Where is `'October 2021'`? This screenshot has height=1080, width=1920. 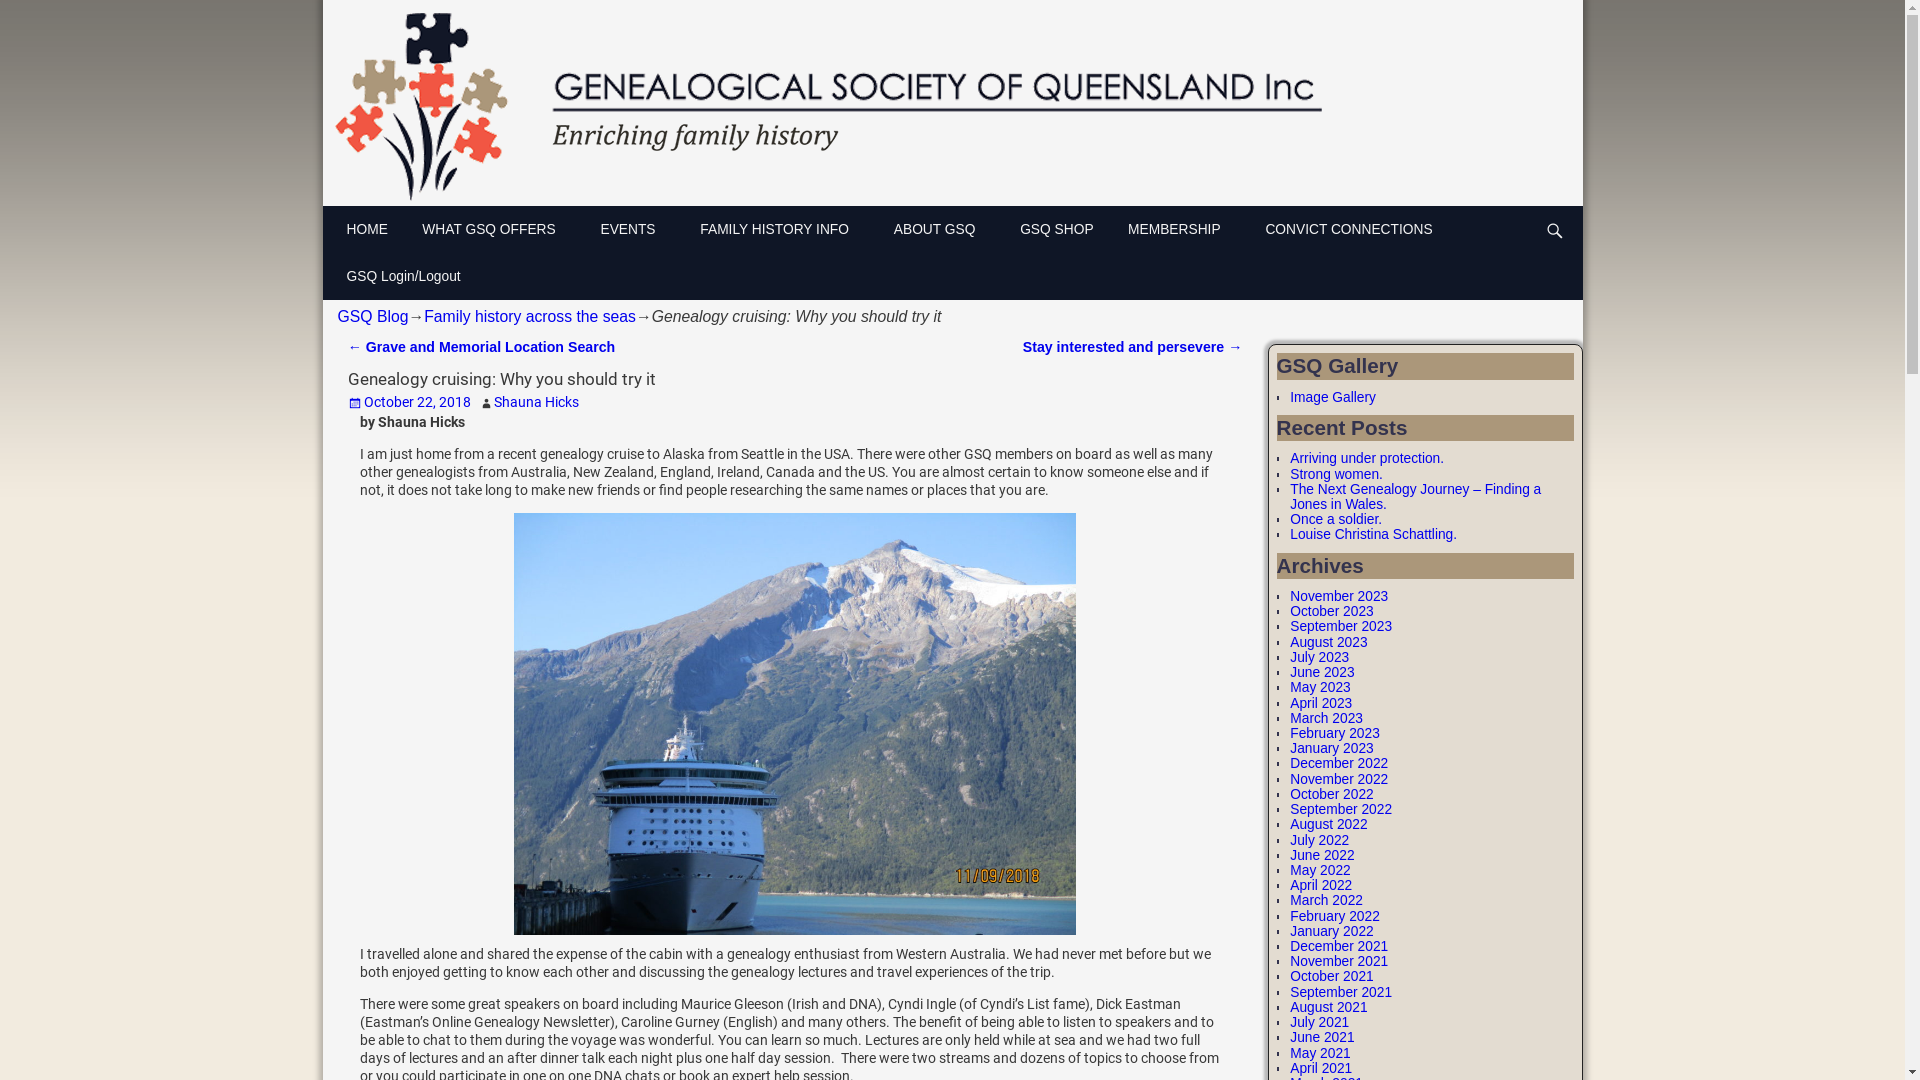 'October 2021' is located at coordinates (1331, 975).